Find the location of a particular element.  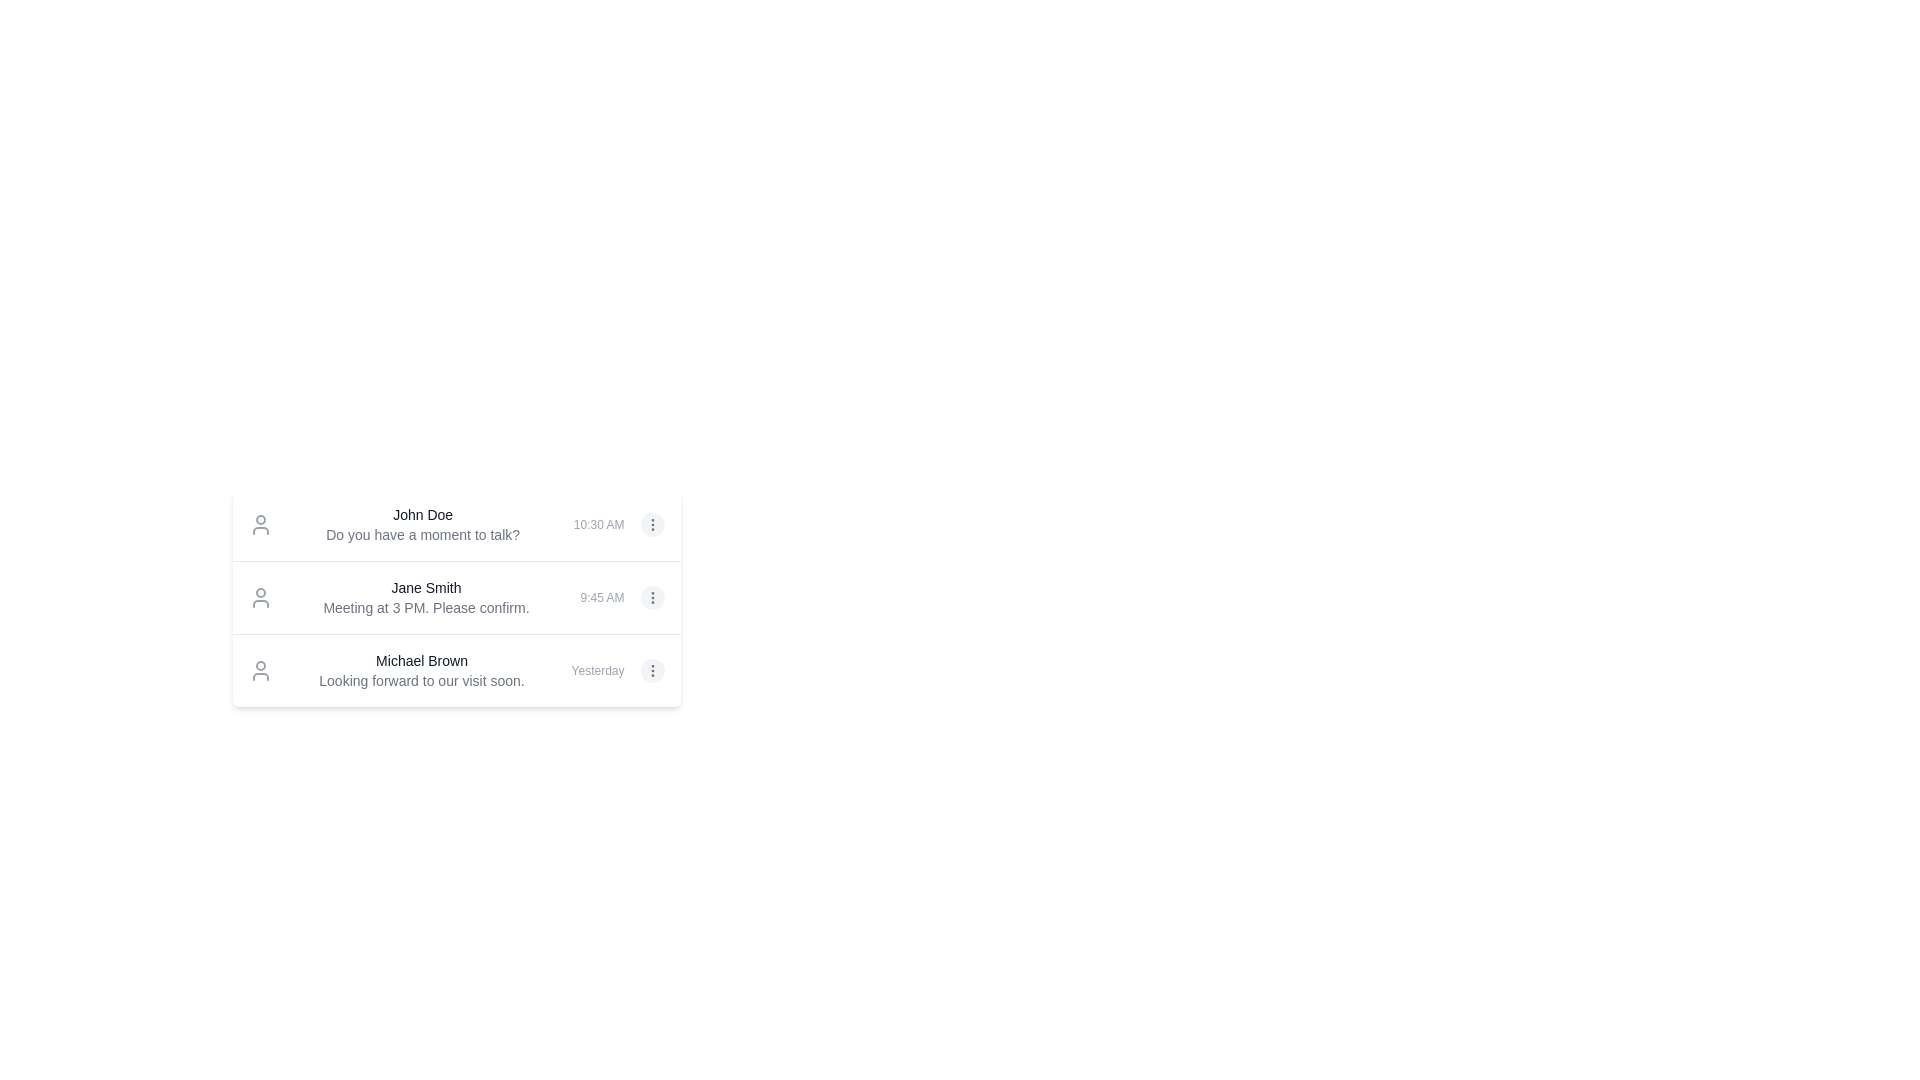

the small text label displaying 'Yesterday' in gray color, positioned to the far right of the row adjacent to the clickable icon is located at coordinates (597, 671).